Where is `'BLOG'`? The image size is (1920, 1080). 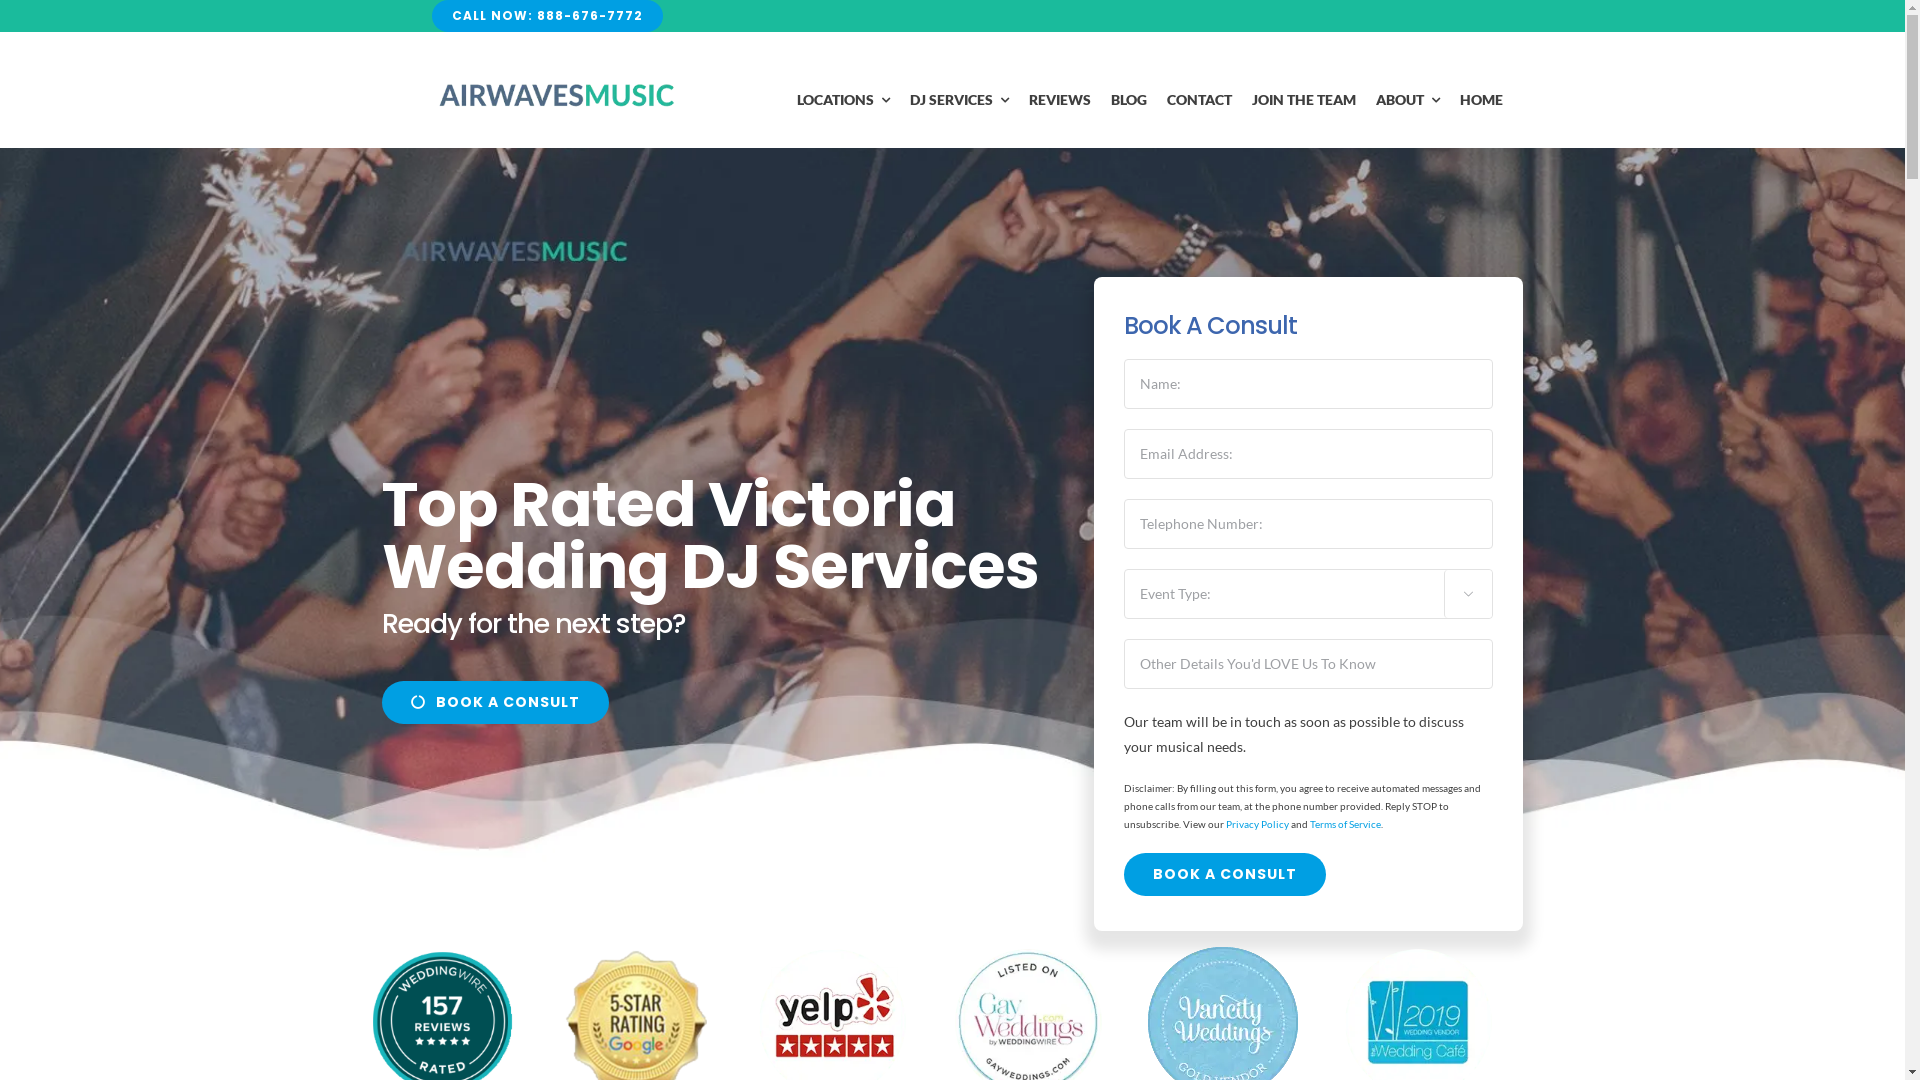
'BLOG' is located at coordinates (1128, 100).